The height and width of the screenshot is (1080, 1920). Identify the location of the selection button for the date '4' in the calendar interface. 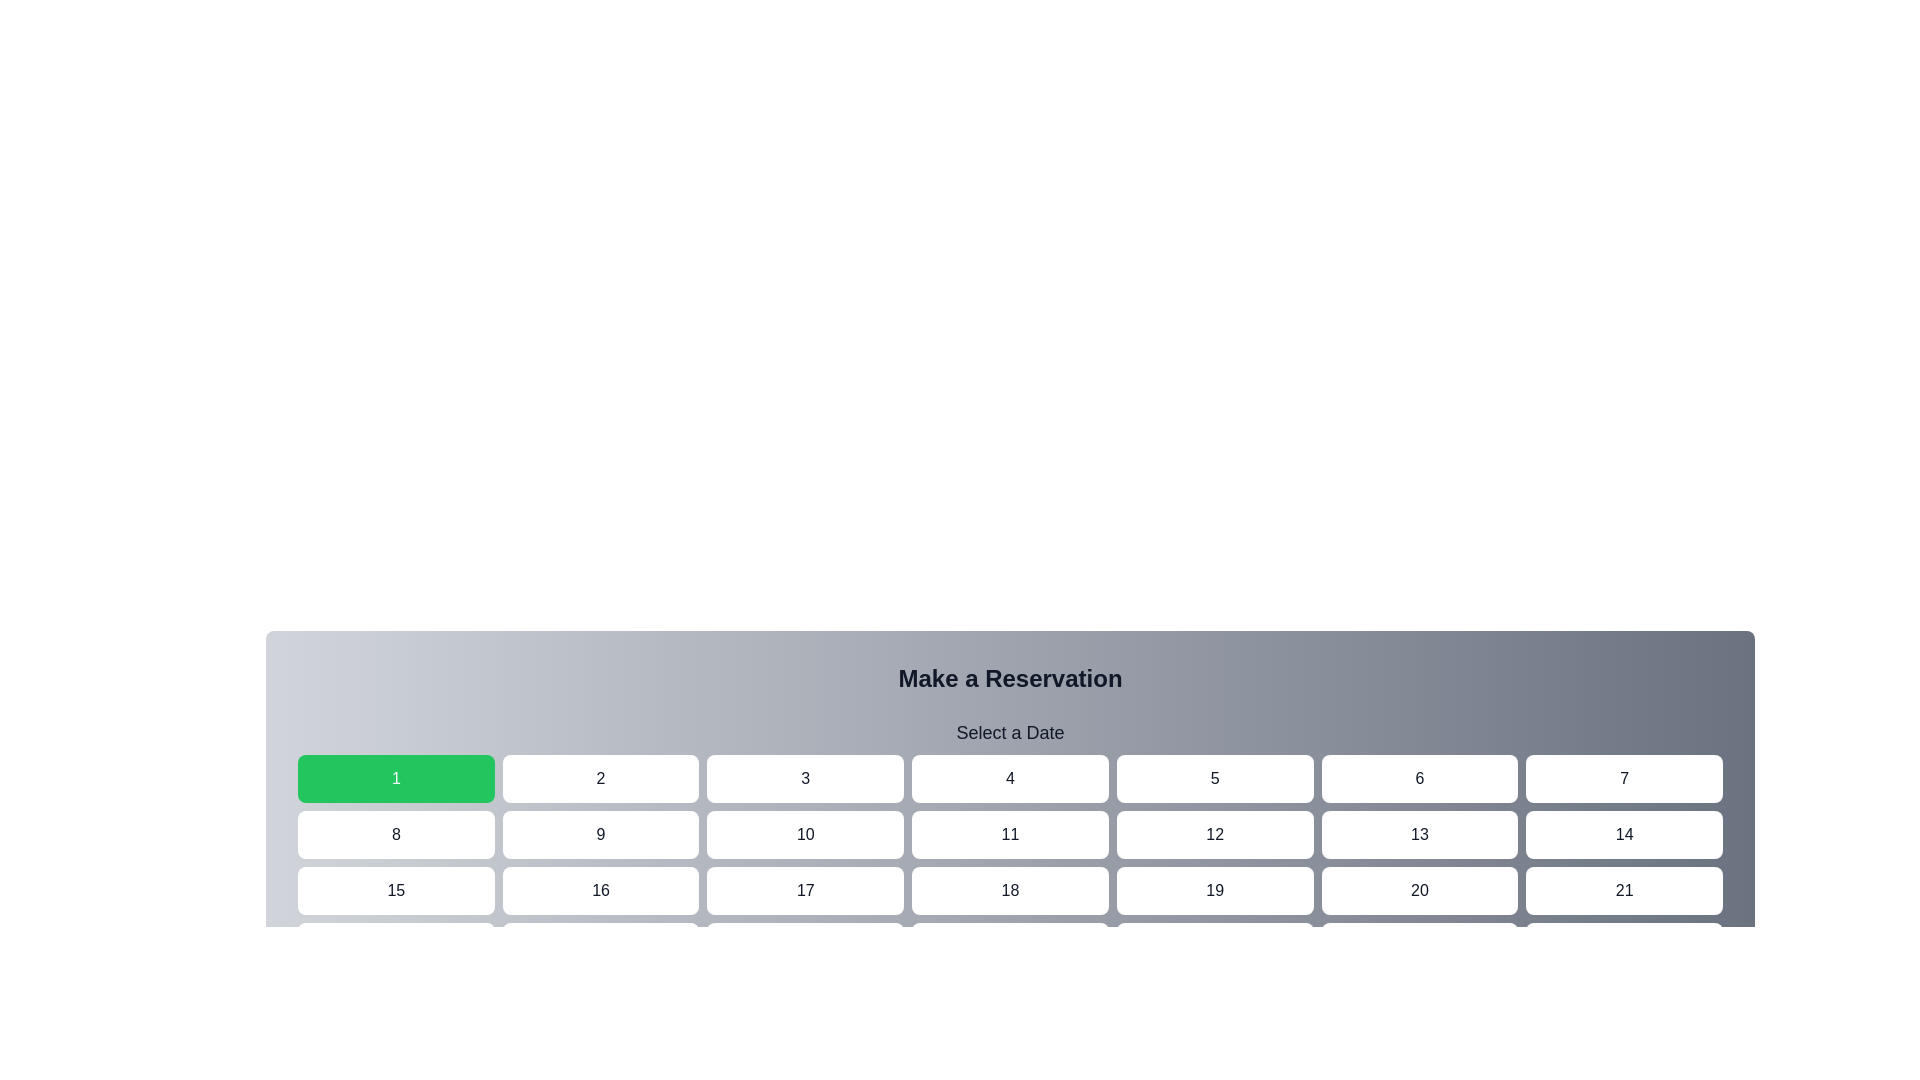
(1010, 778).